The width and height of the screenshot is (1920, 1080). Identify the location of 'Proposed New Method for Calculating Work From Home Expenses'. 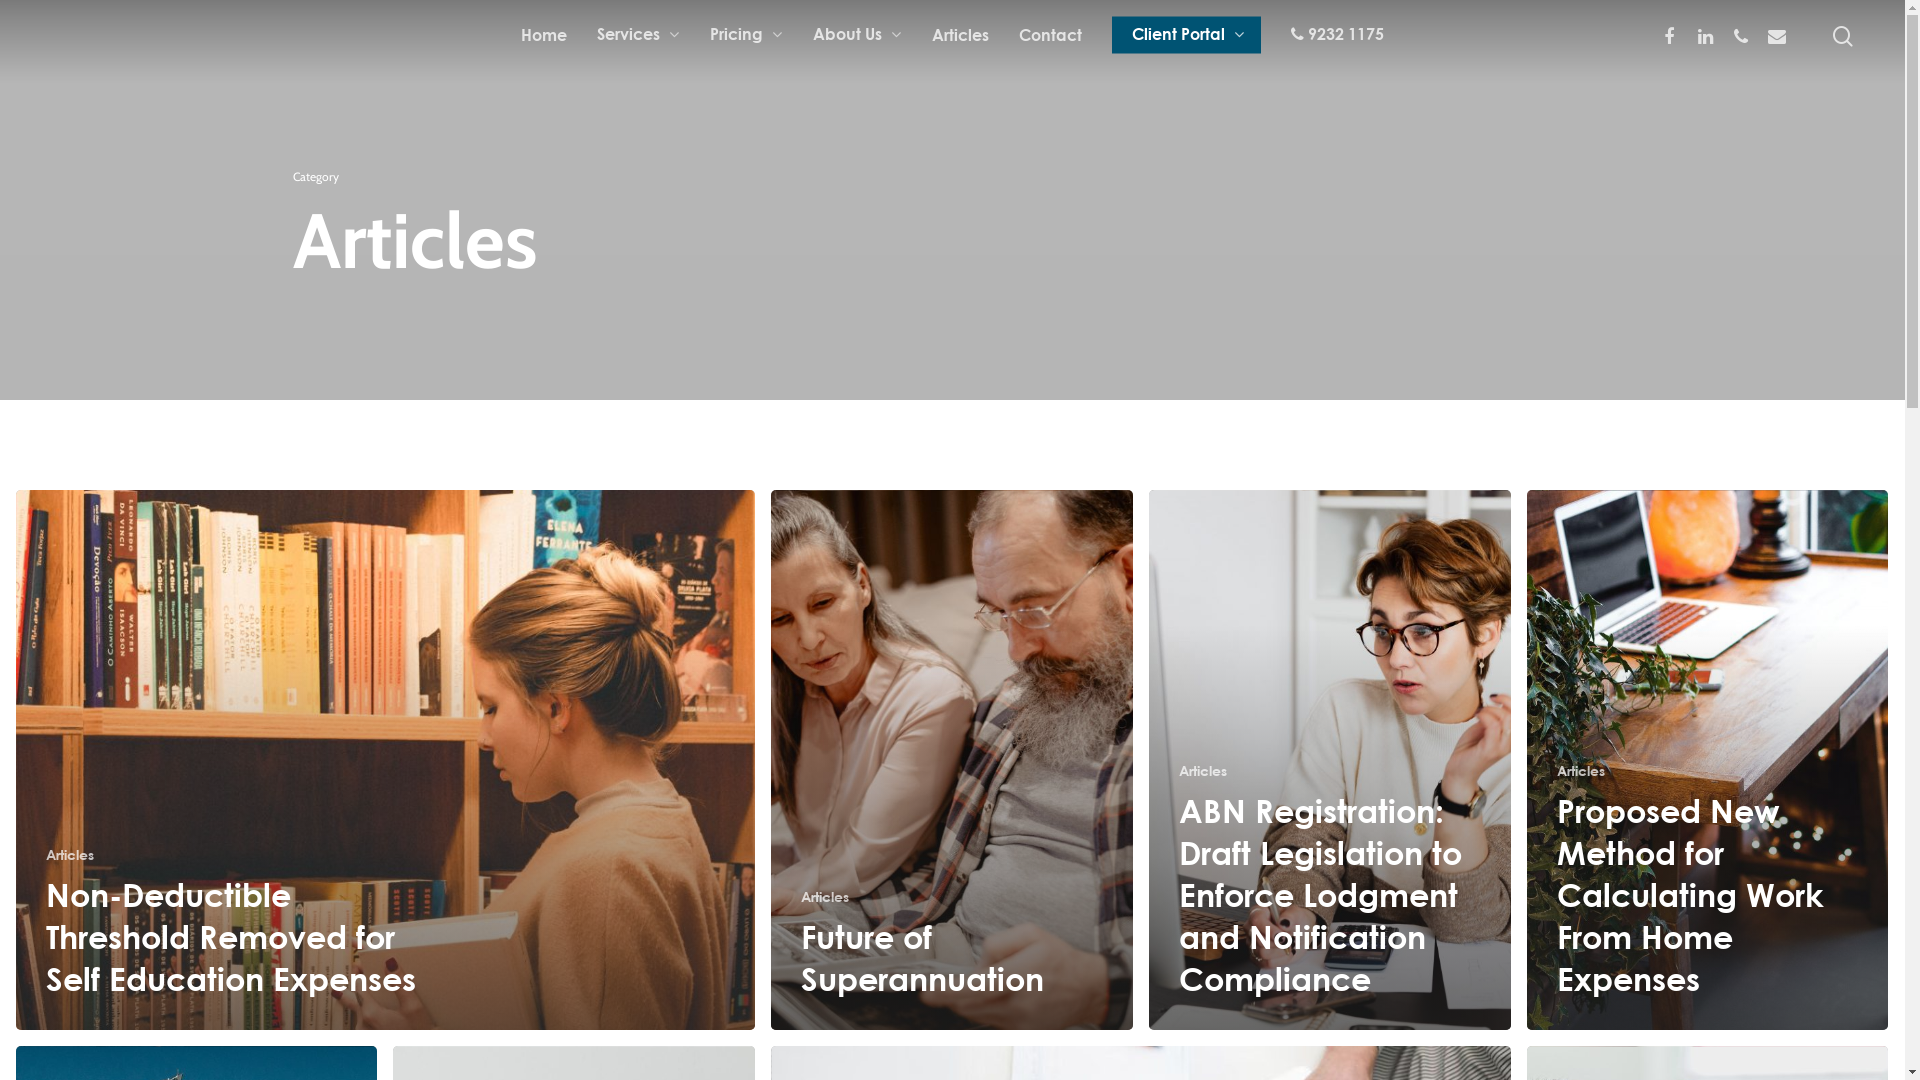
(1689, 893).